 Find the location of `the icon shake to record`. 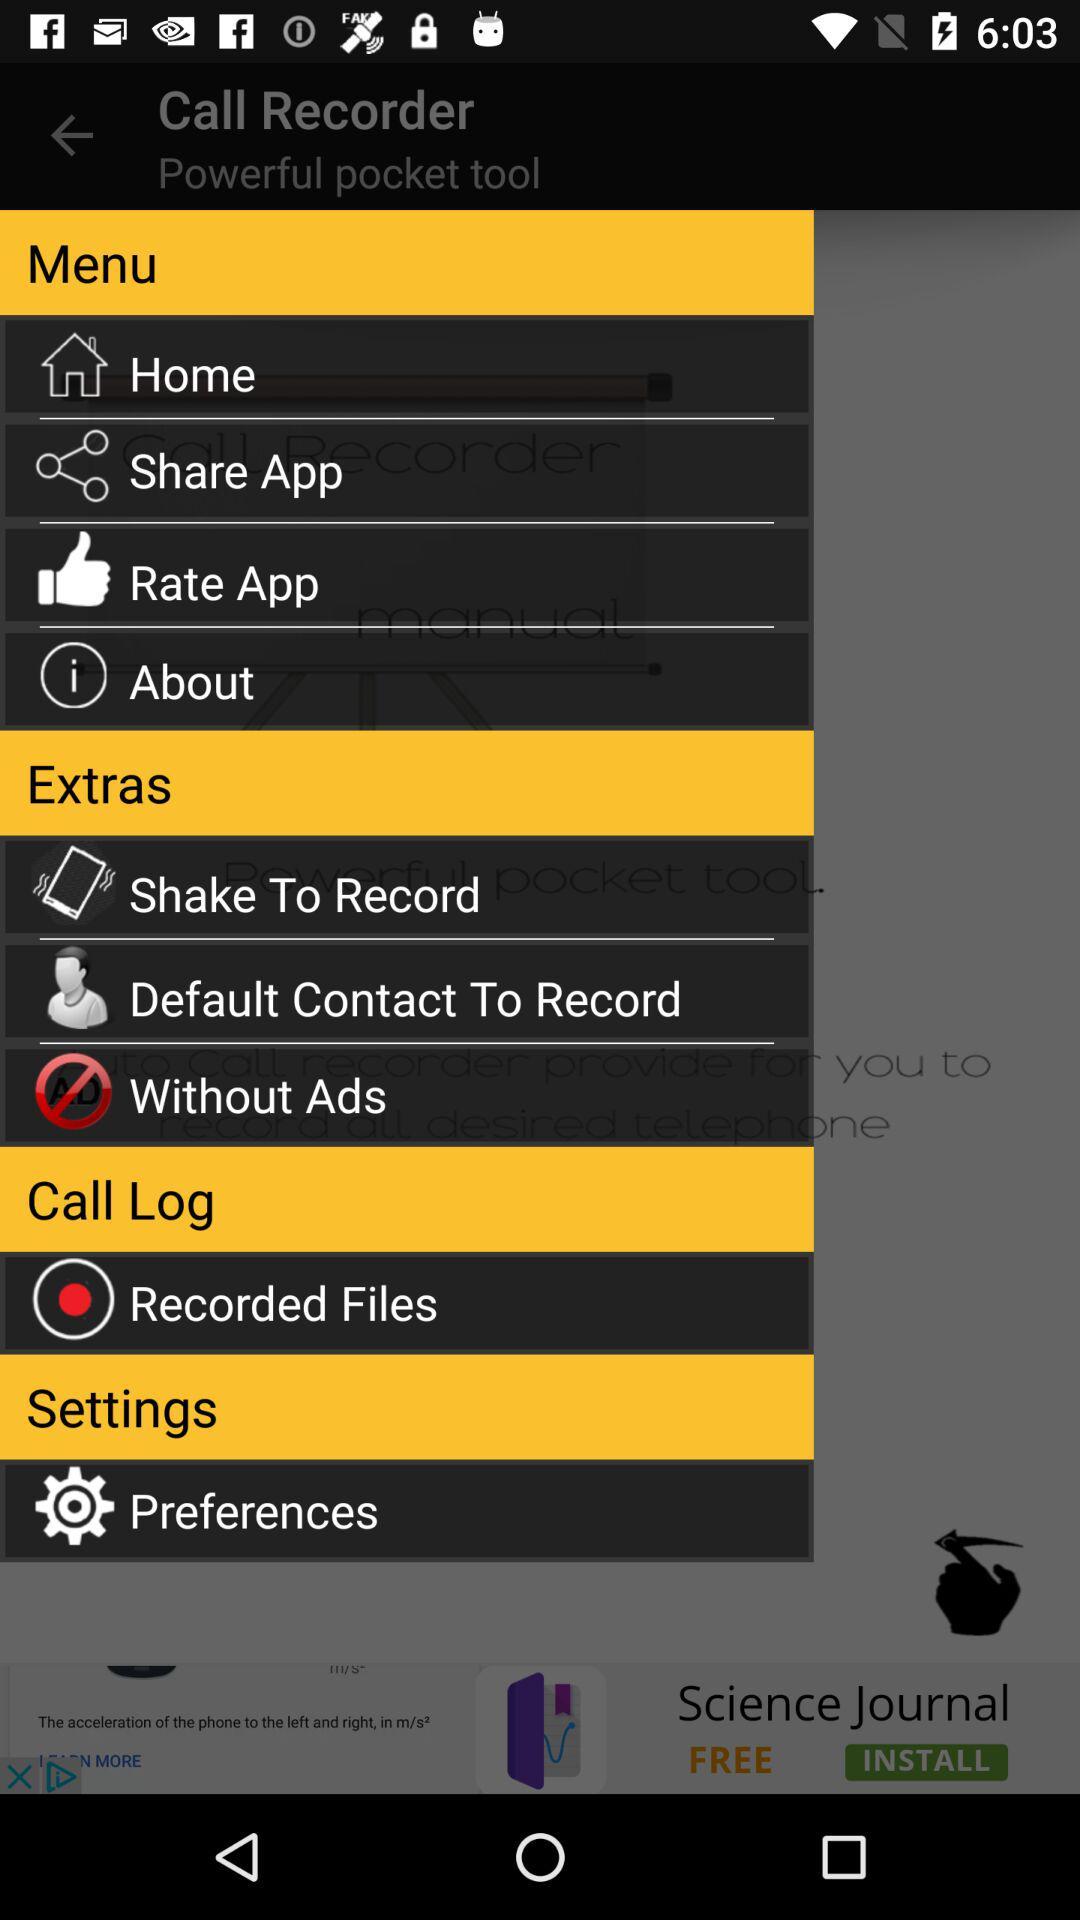

the icon shake to record is located at coordinates (72, 882).